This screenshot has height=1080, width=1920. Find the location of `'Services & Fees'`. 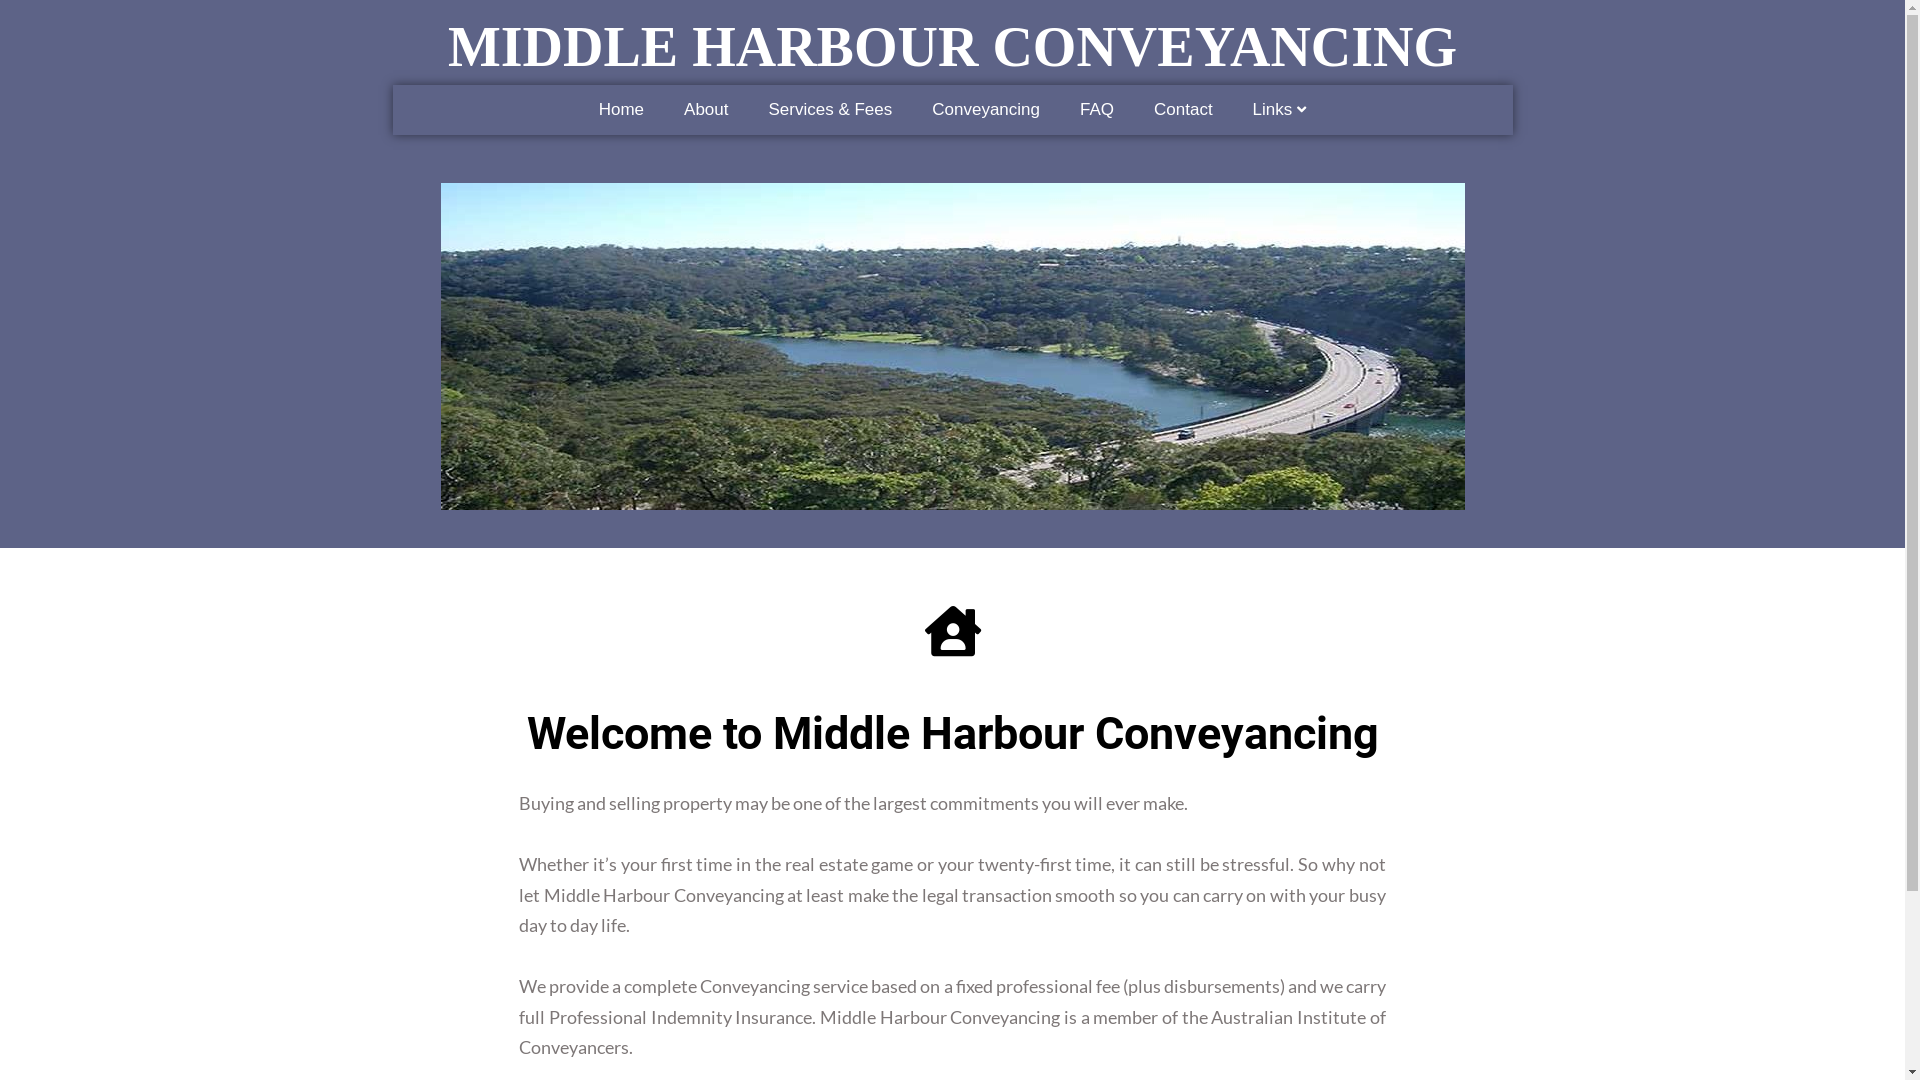

'Services & Fees' is located at coordinates (747, 110).